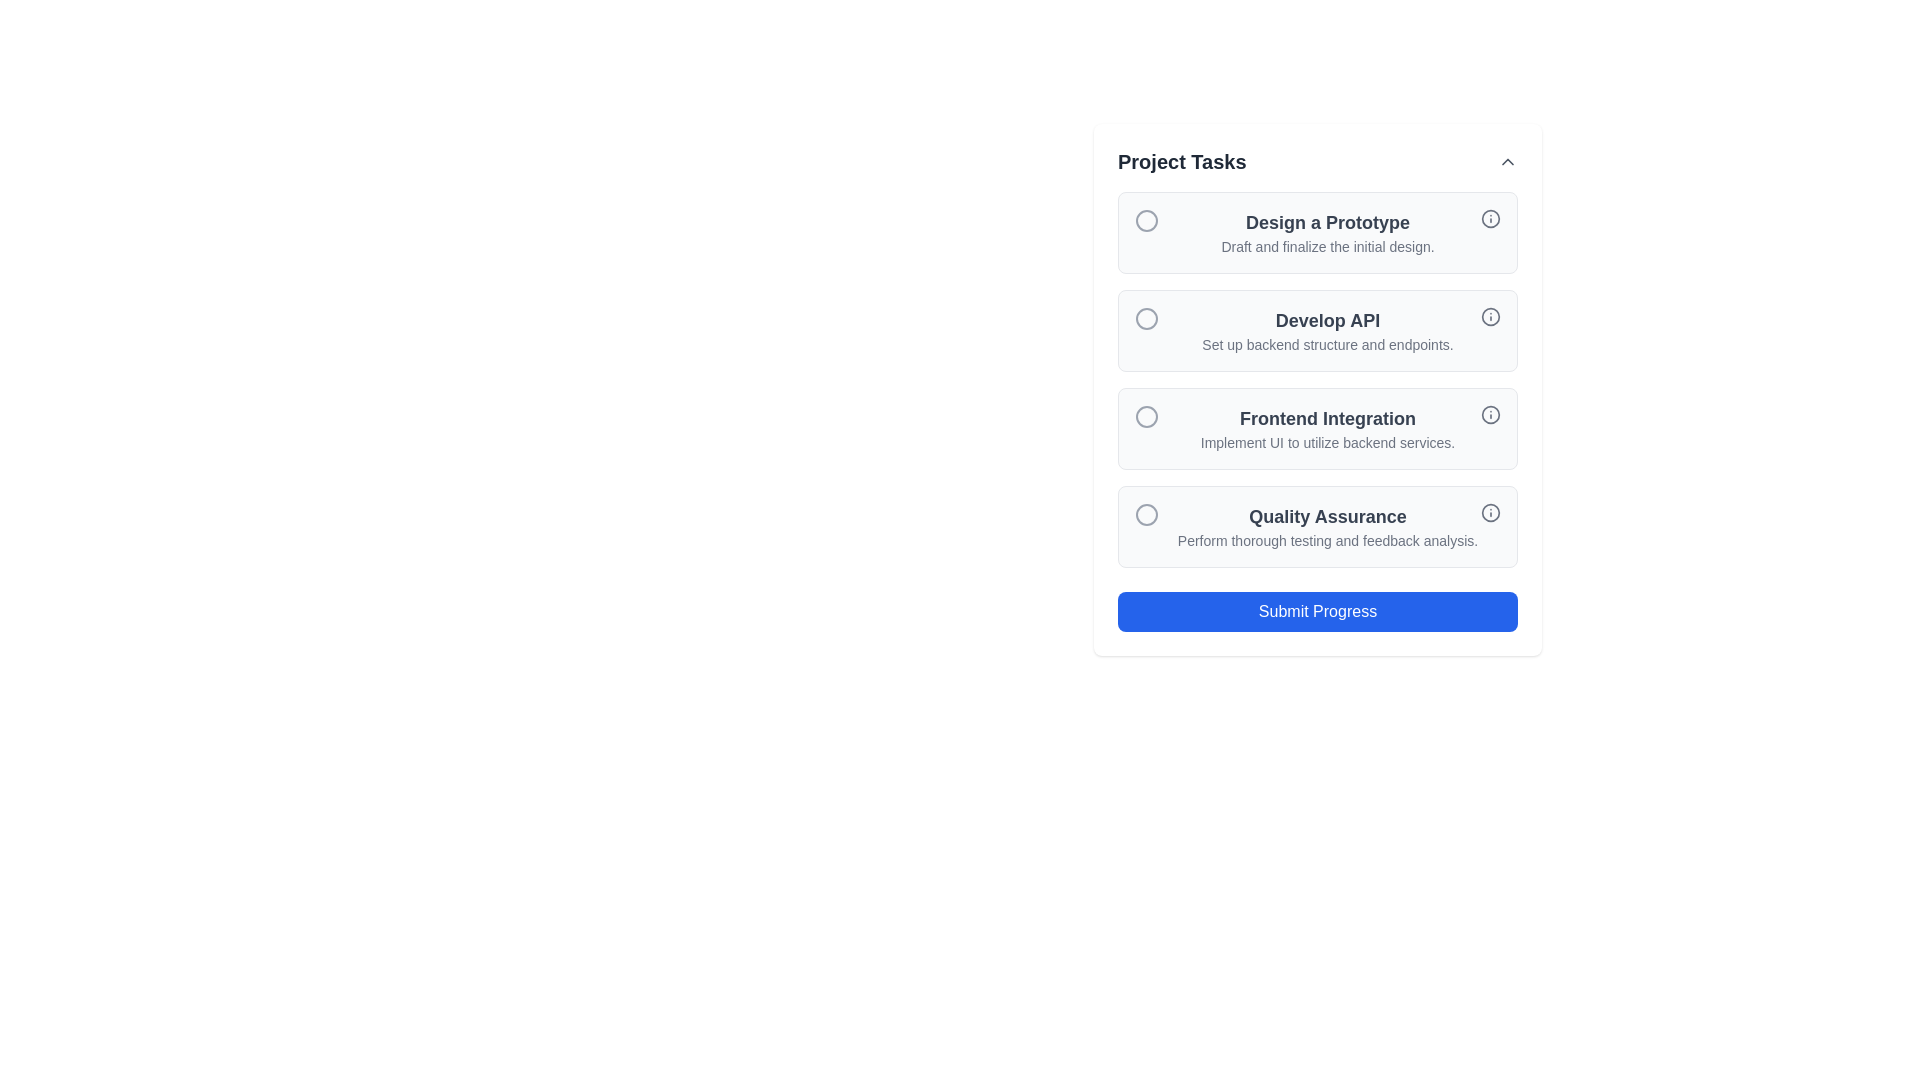 Image resolution: width=1920 pixels, height=1080 pixels. Describe the element at coordinates (1328, 343) in the screenshot. I see `the text element providing a brief description for the 'Develop API' task, located below the 'Develop API' header in the project task list` at that location.